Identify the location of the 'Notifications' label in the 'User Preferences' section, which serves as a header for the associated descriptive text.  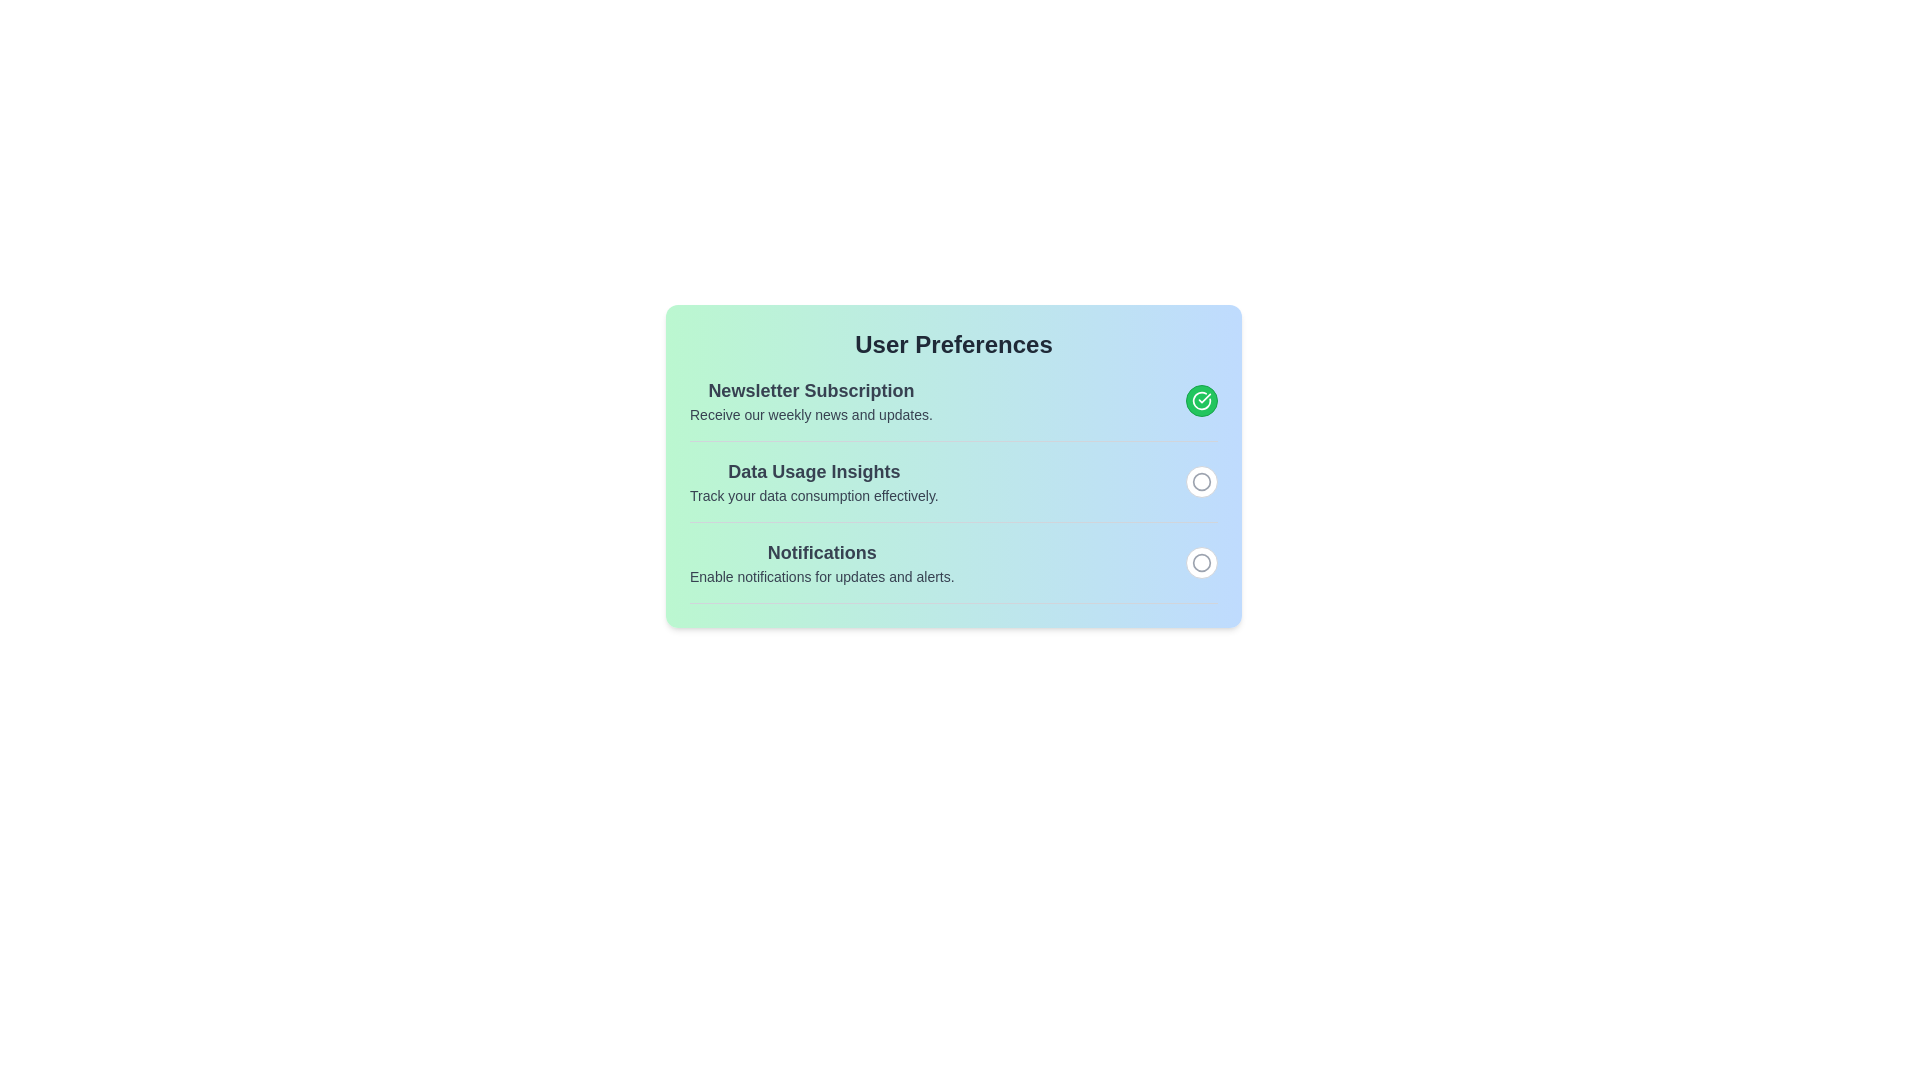
(822, 552).